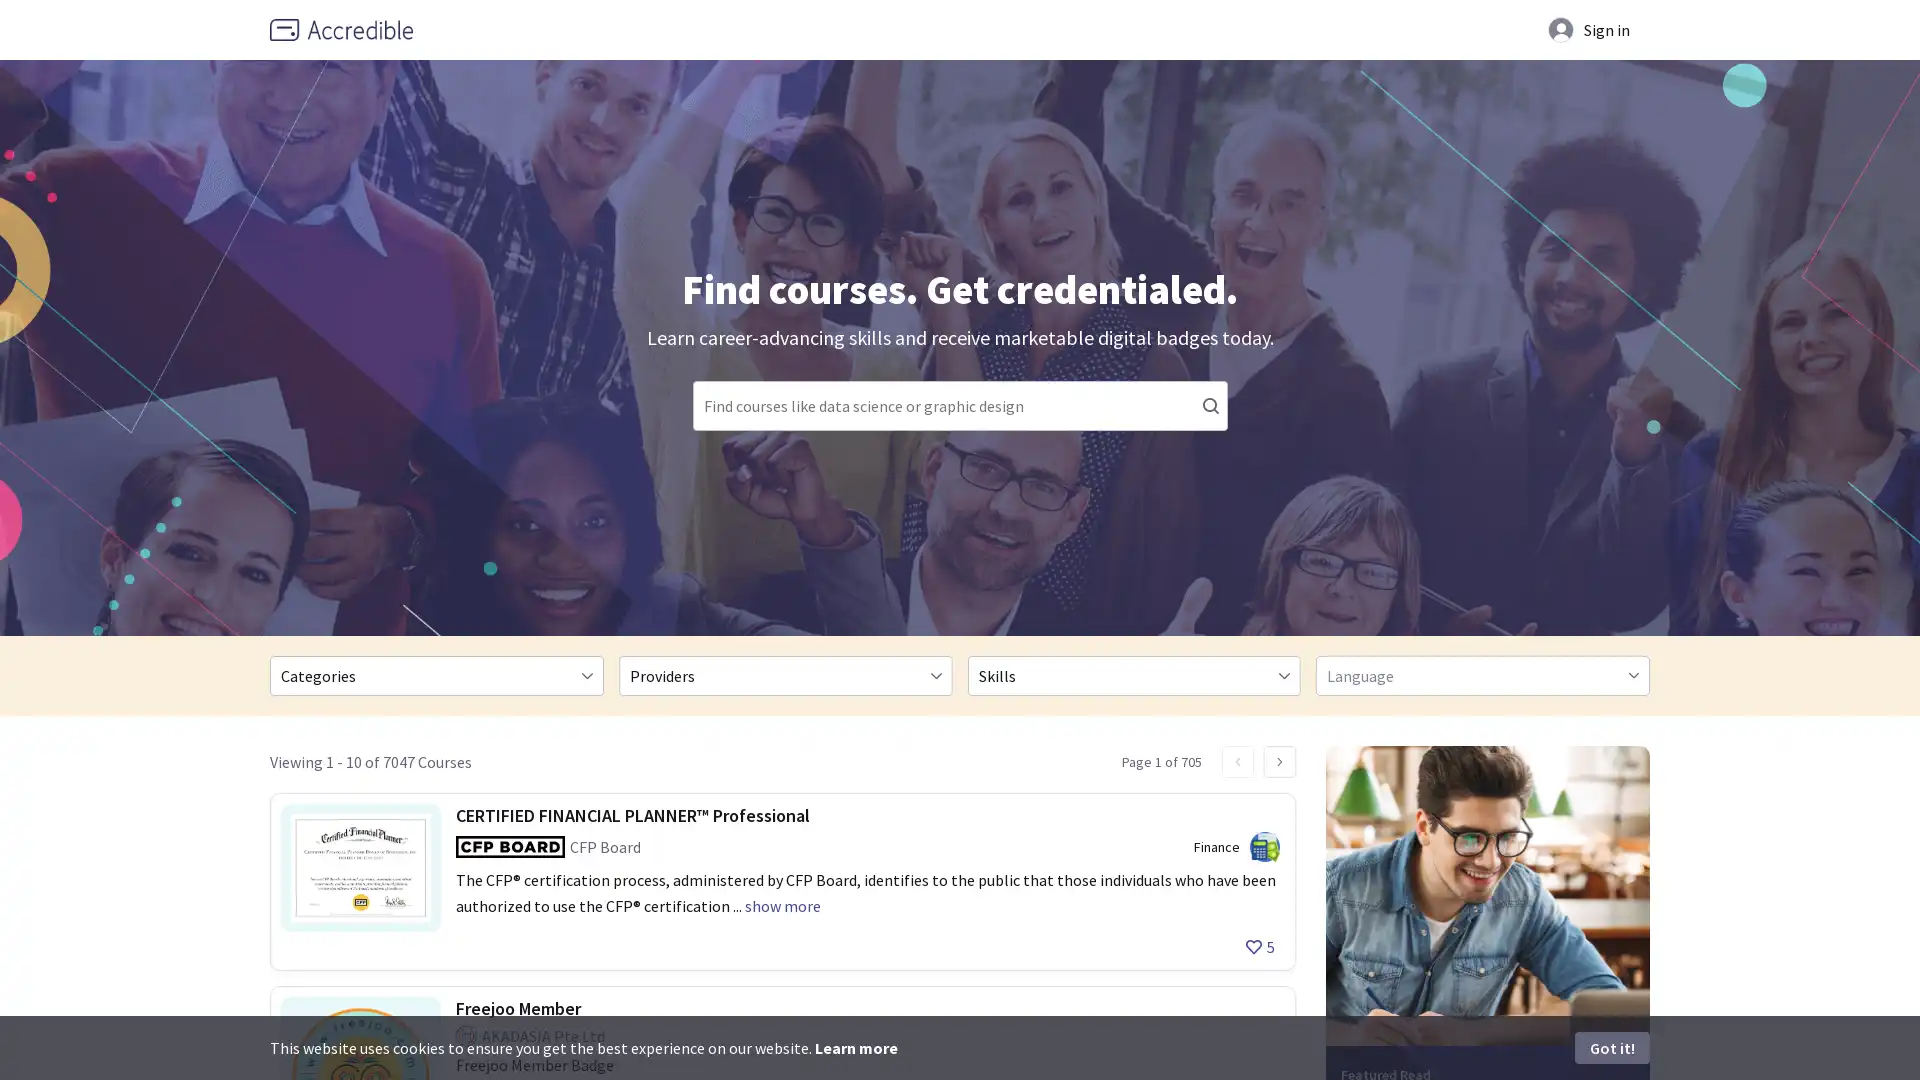 The height and width of the screenshot is (1080, 1920). I want to click on 5, so click(1259, 946).